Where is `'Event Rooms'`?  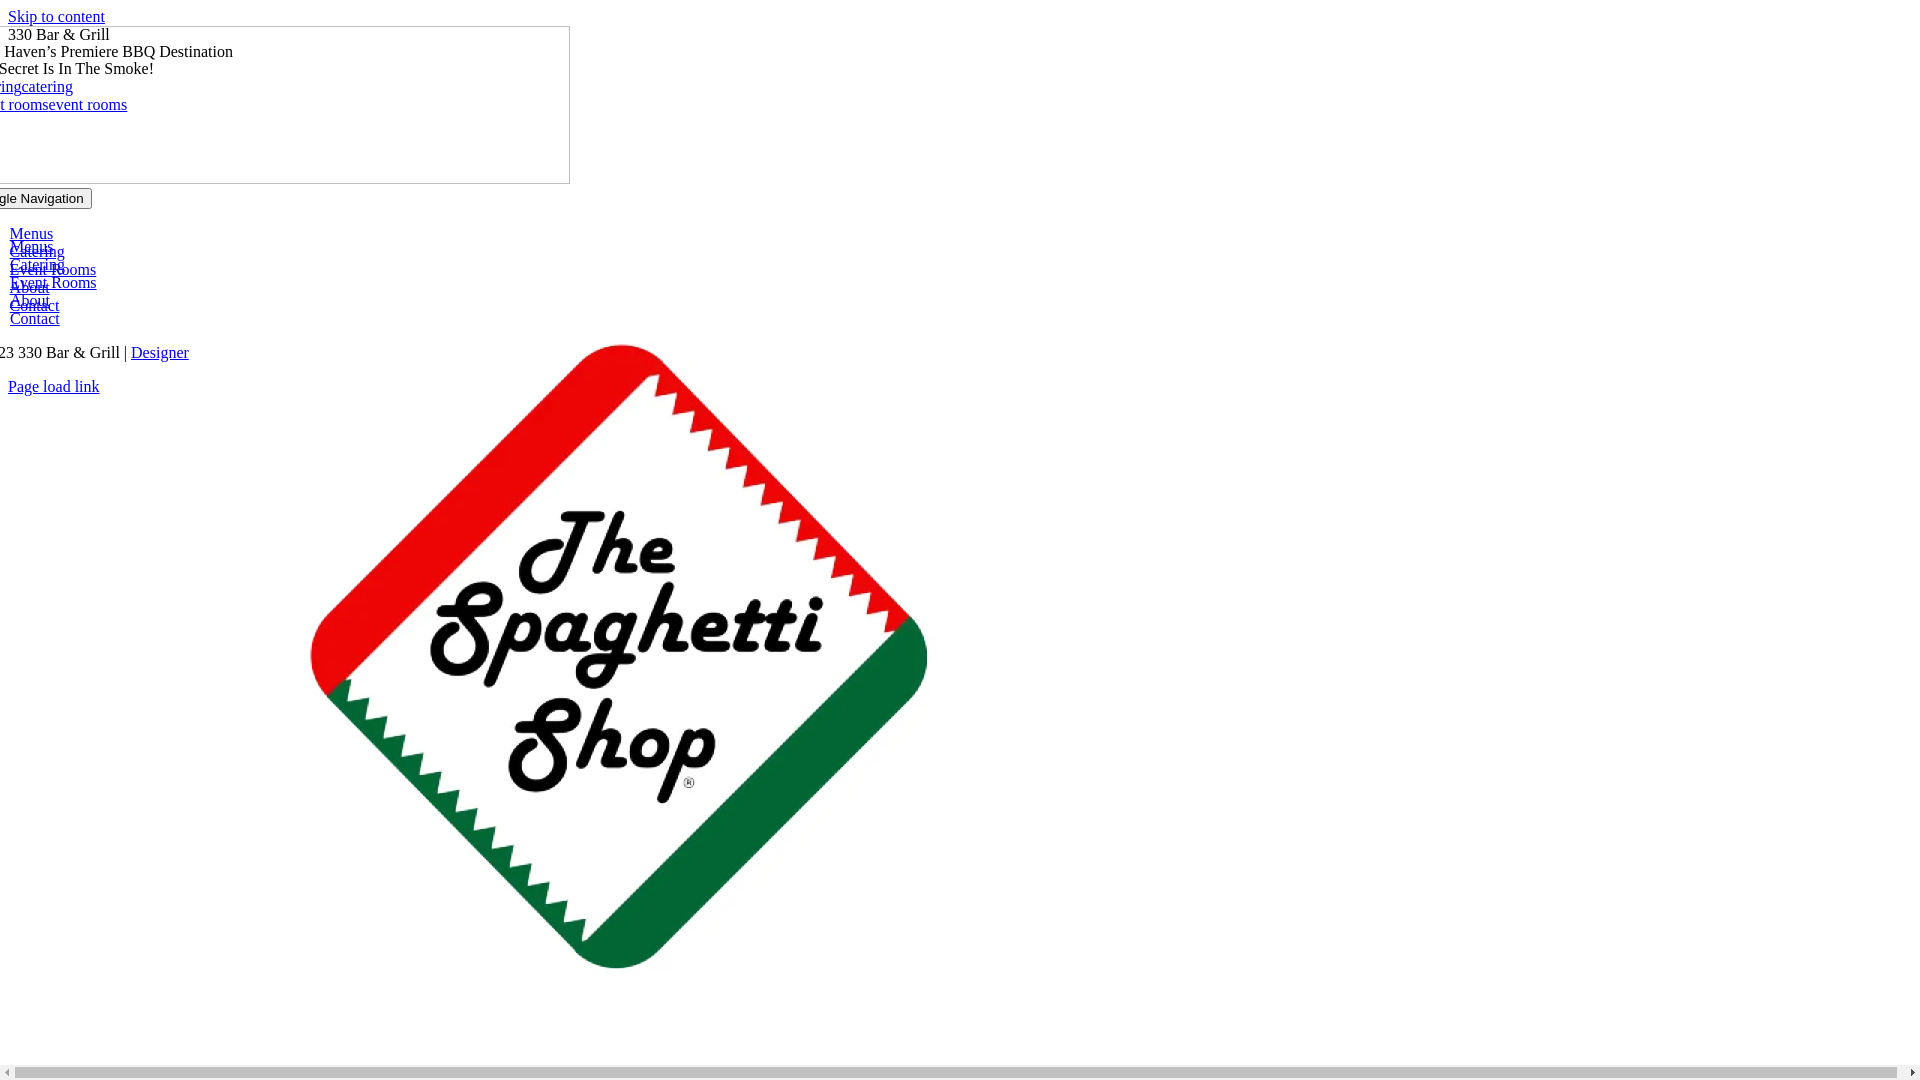 'Event Rooms' is located at coordinates (53, 268).